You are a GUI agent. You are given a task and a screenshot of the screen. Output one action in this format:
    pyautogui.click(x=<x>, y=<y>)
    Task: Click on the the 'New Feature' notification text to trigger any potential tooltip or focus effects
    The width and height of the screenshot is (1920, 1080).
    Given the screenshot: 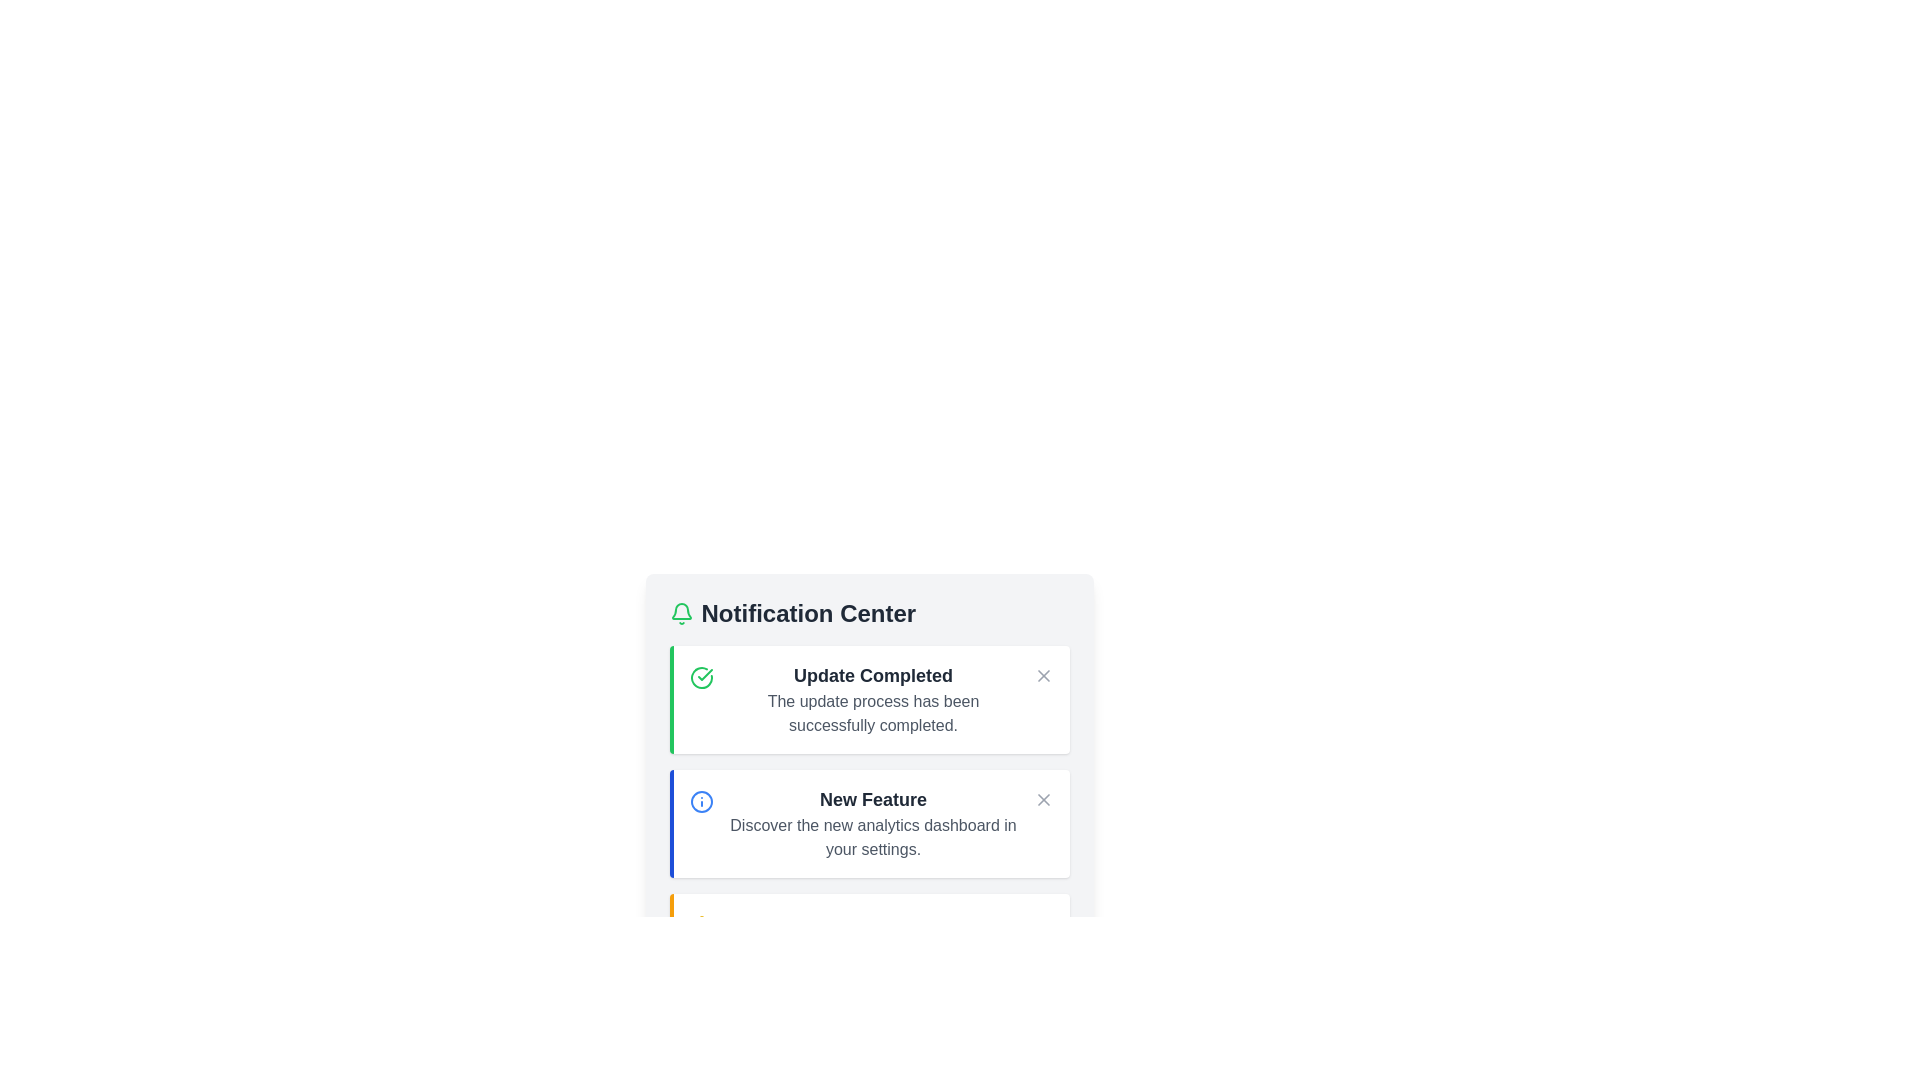 What is the action you would take?
    pyautogui.click(x=873, y=824)
    